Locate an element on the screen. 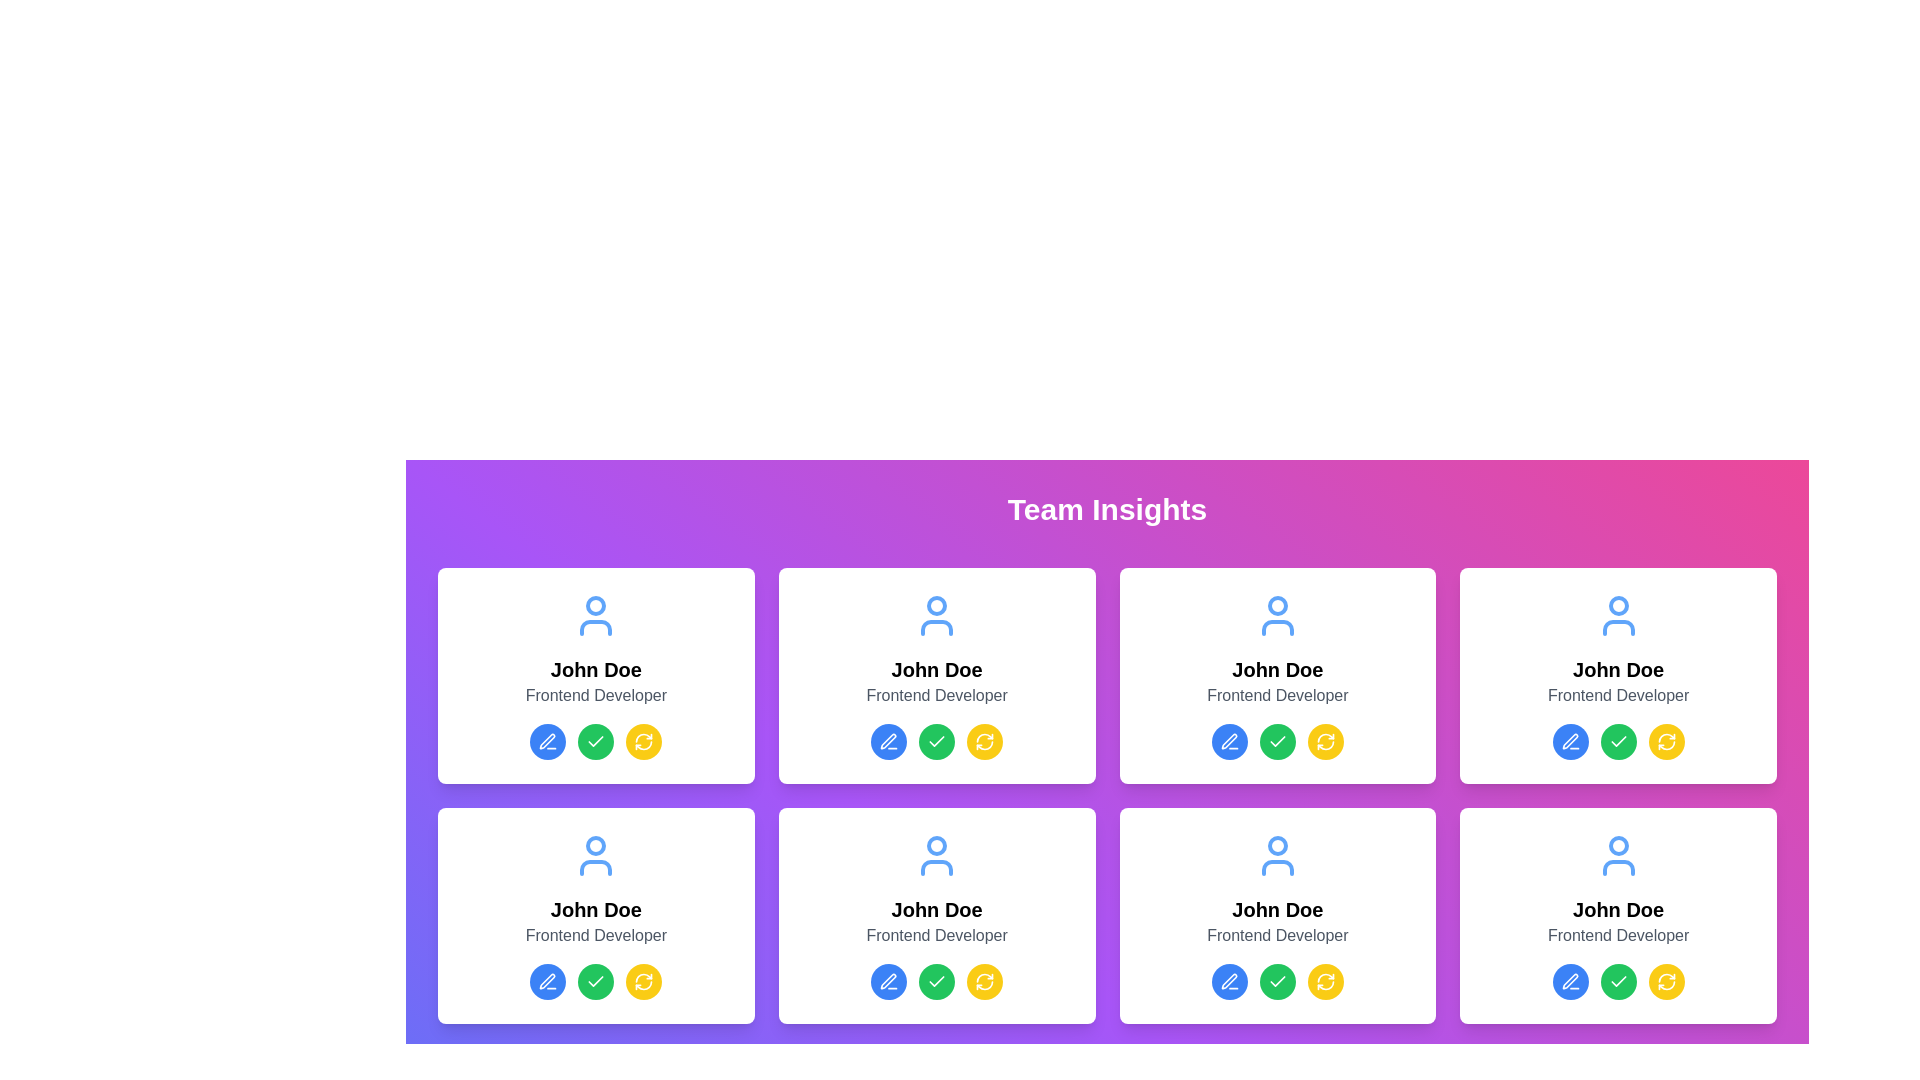 This screenshot has height=1080, width=1920. the checkmark icon, which is the second button in the set of three circular buttons below the 'John Doe' profile card, to confirm an action is located at coordinates (595, 980).